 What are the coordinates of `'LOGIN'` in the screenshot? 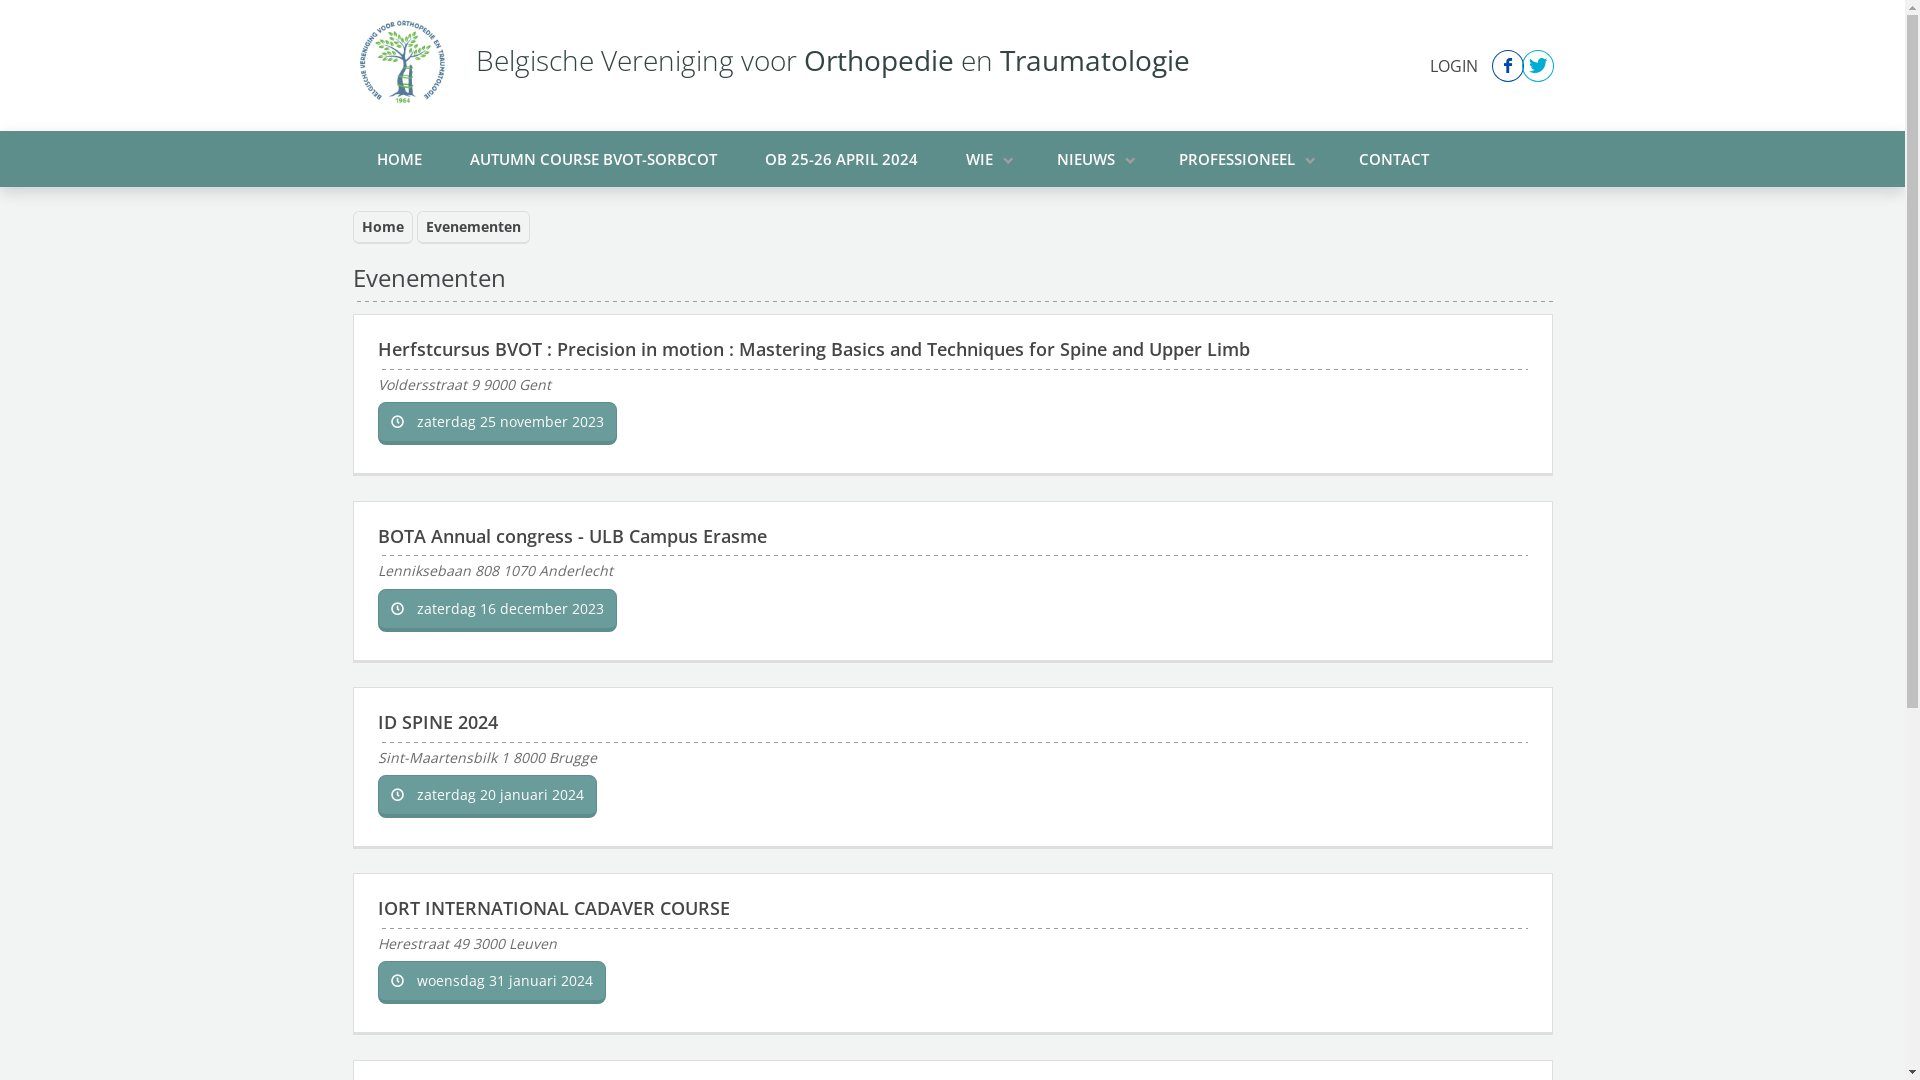 It's located at (1454, 64).